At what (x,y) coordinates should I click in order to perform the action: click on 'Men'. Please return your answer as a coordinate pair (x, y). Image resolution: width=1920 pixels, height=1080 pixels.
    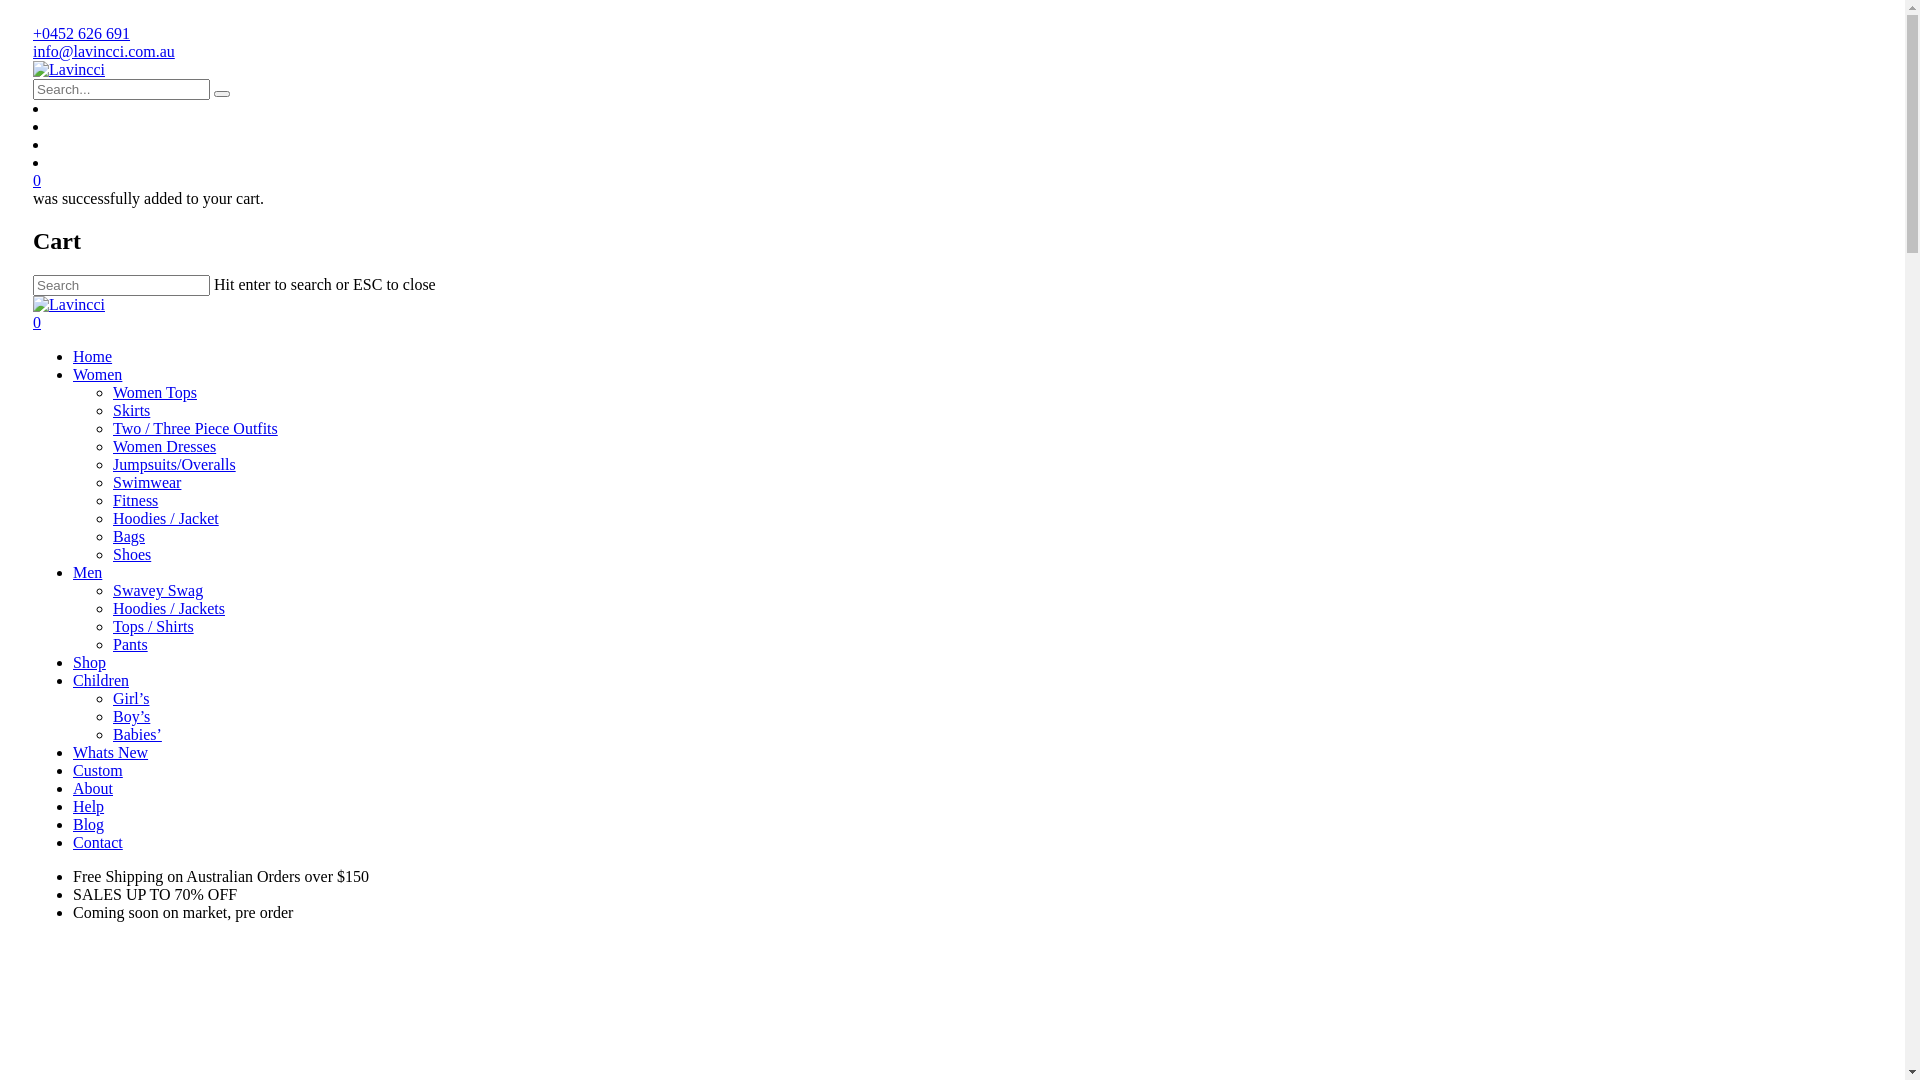
    Looking at the image, I should click on (86, 572).